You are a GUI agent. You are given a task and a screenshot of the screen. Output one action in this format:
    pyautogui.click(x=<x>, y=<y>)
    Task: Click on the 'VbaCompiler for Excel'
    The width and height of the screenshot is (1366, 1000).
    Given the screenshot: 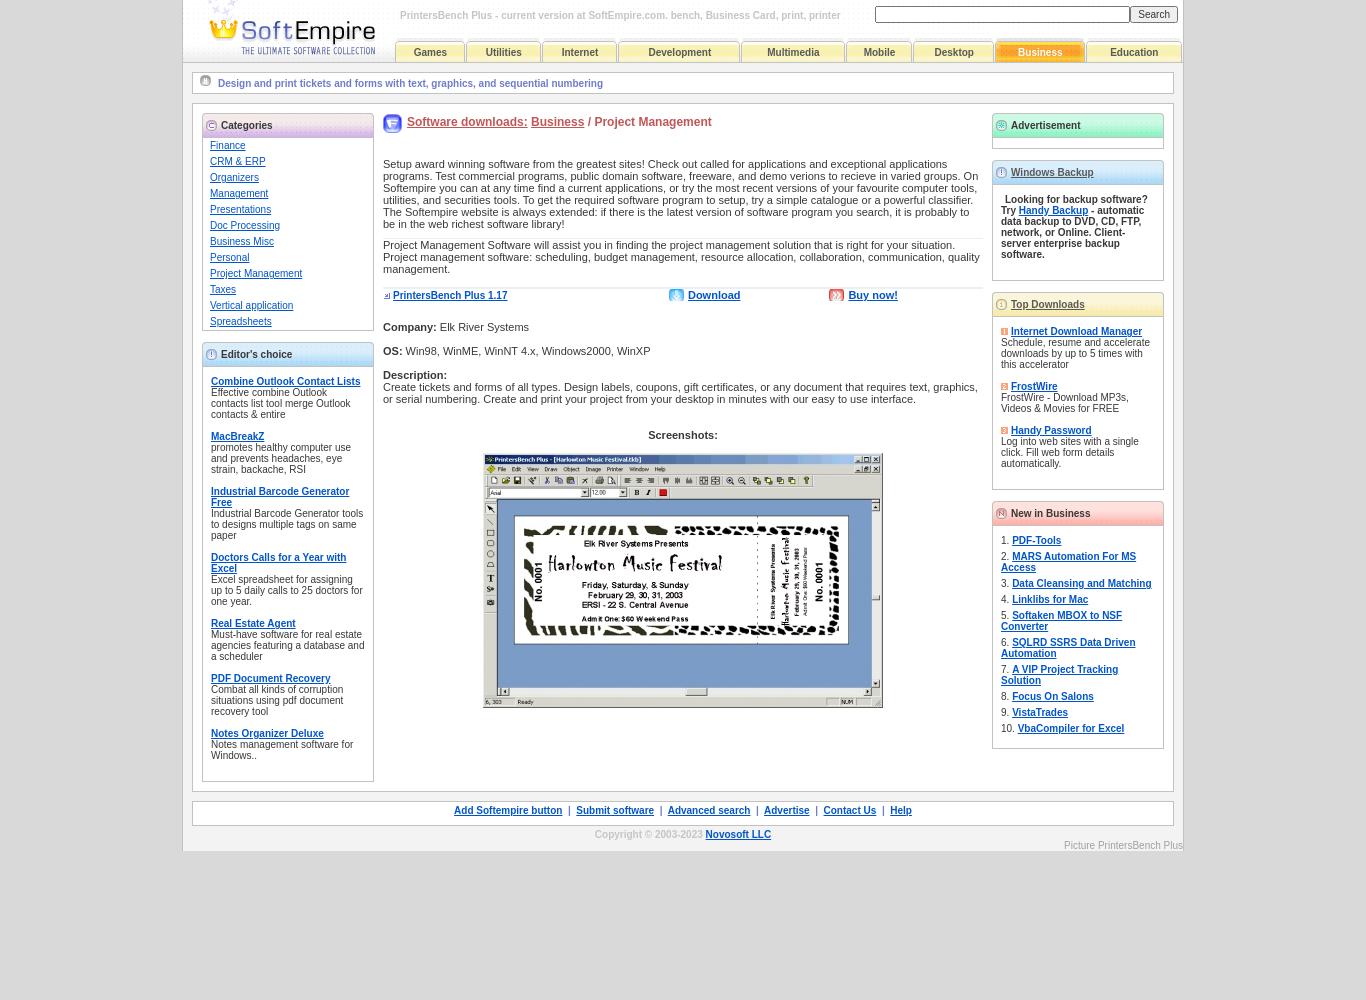 What is the action you would take?
    pyautogui.click(x=1069, y=727)
    